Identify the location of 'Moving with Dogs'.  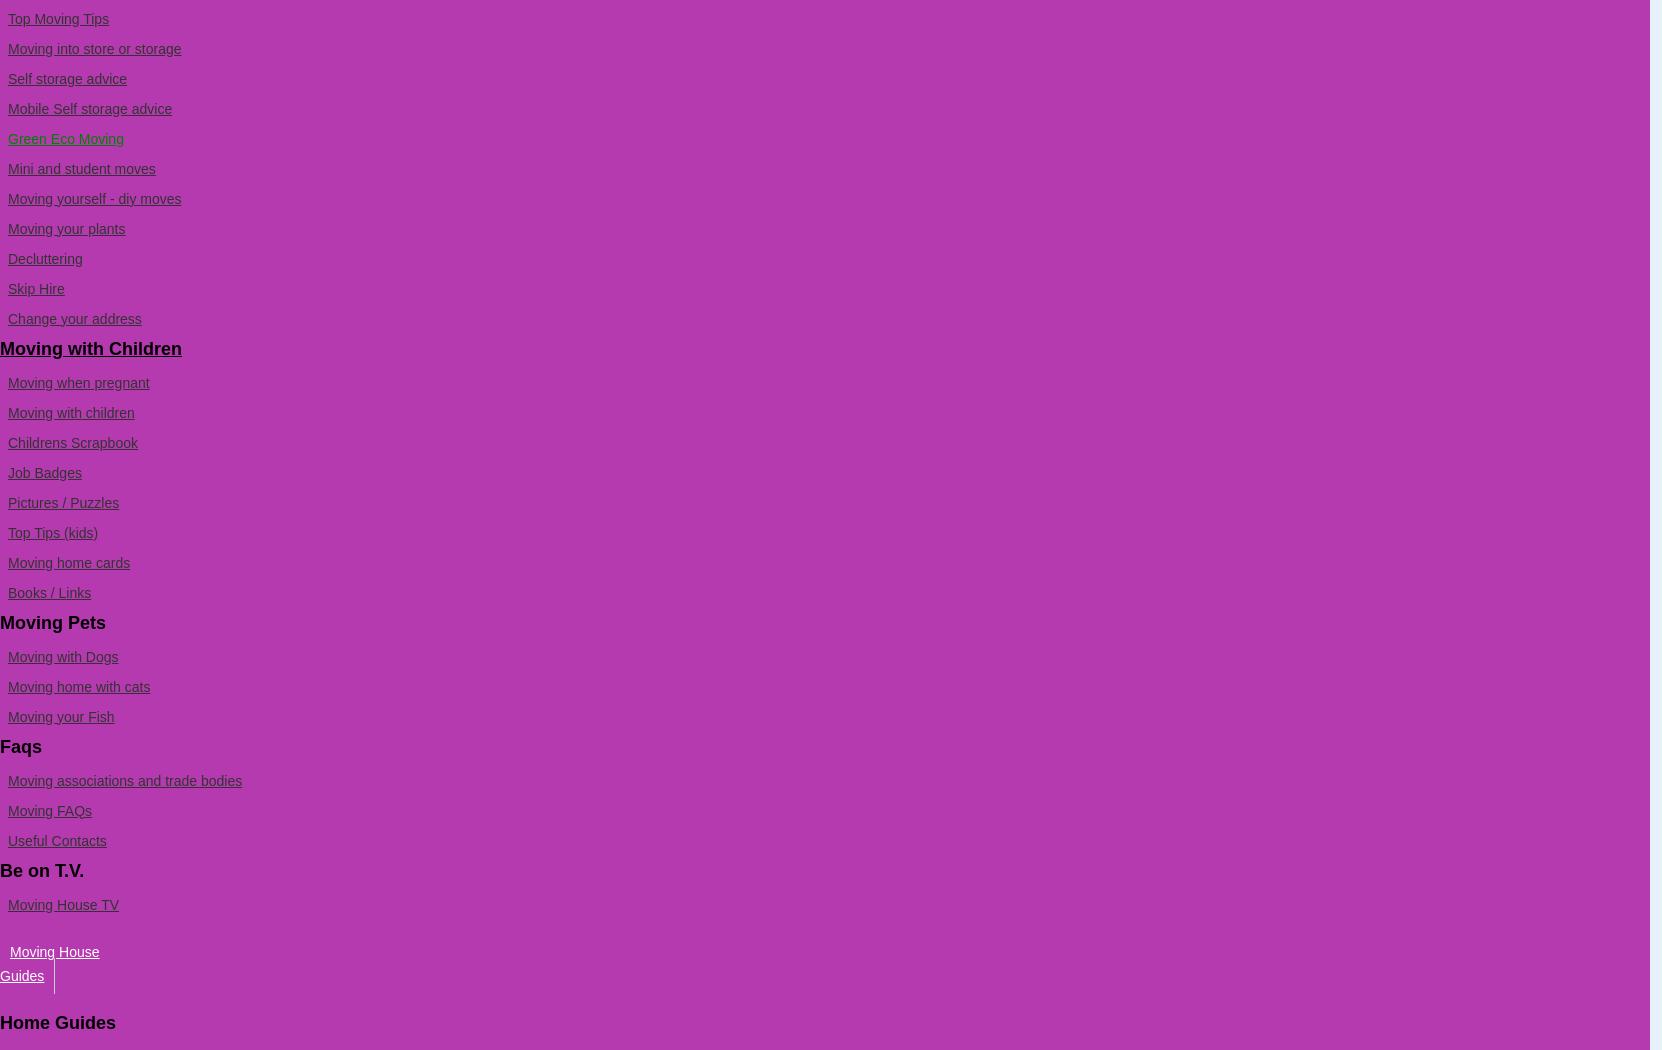
(61, 655).